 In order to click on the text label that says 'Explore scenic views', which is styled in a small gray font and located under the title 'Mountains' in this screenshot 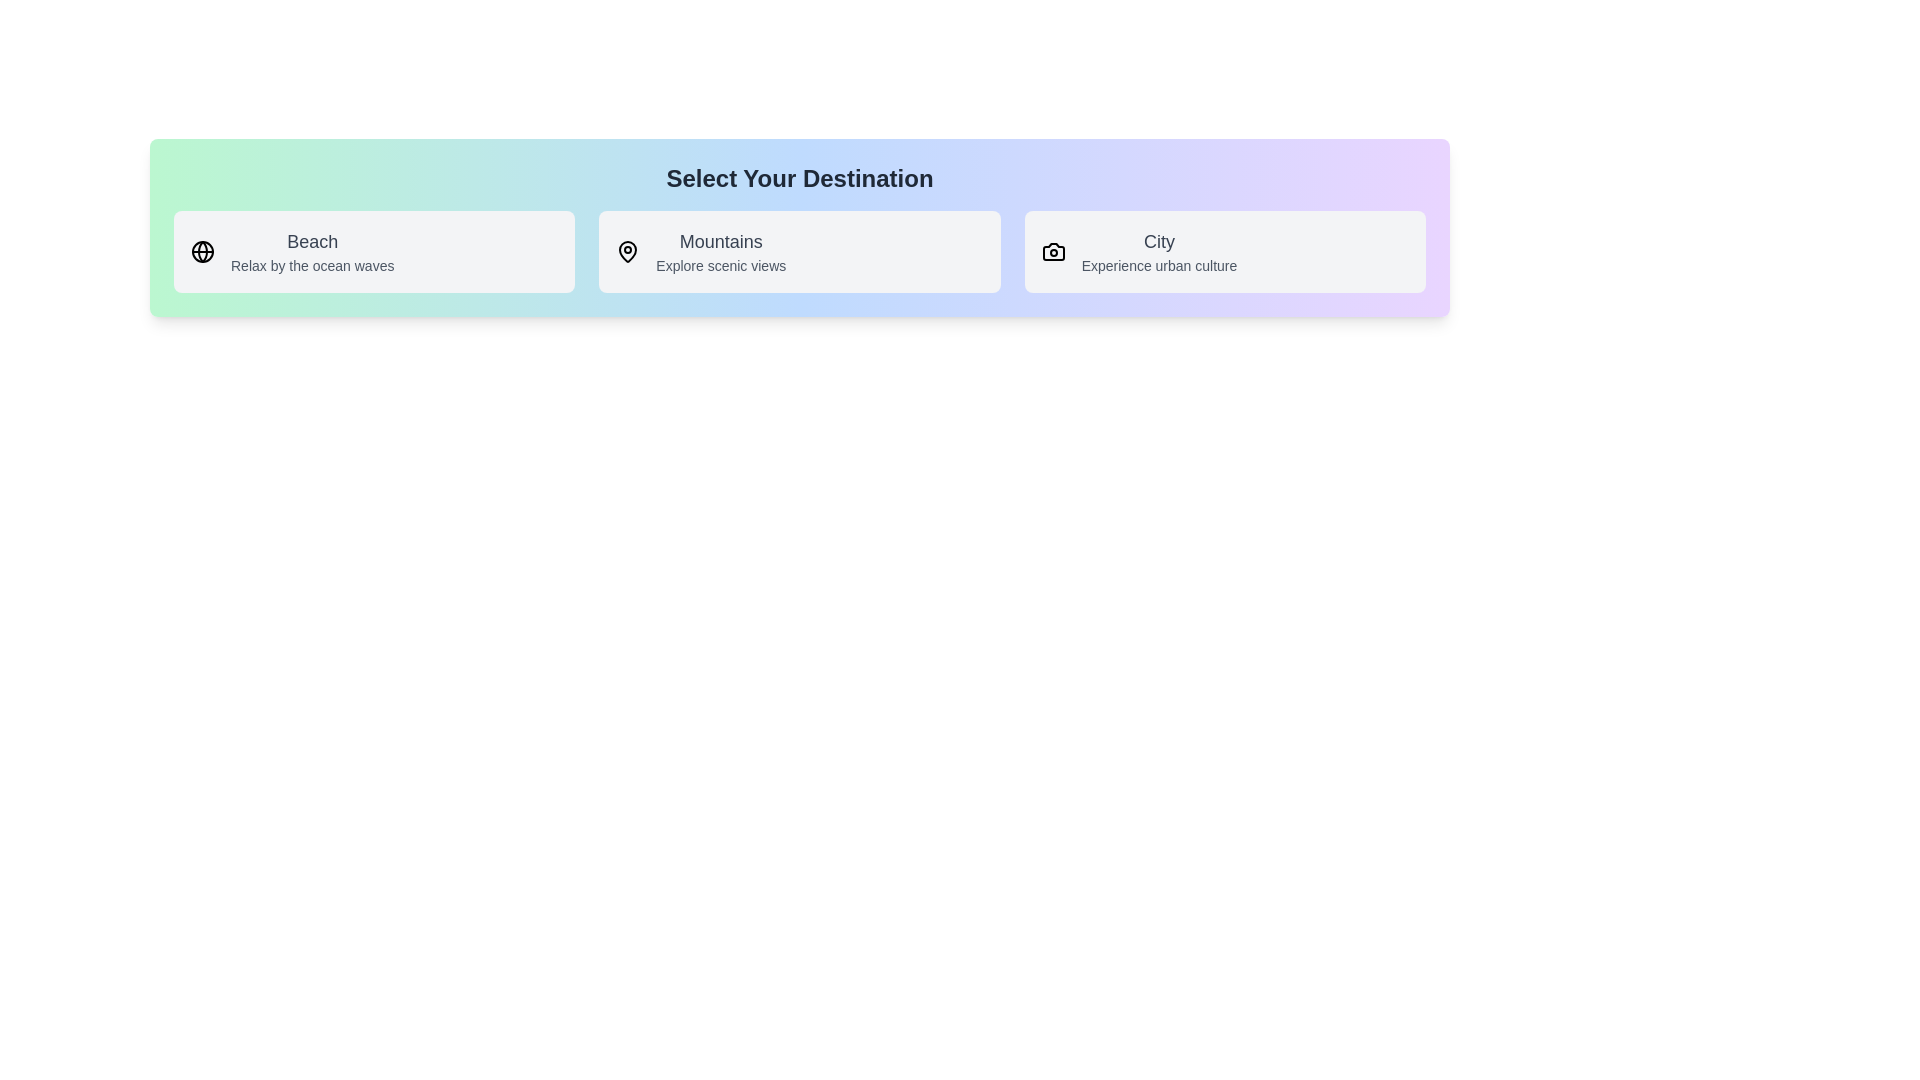, I will do `click(720, 265)`.